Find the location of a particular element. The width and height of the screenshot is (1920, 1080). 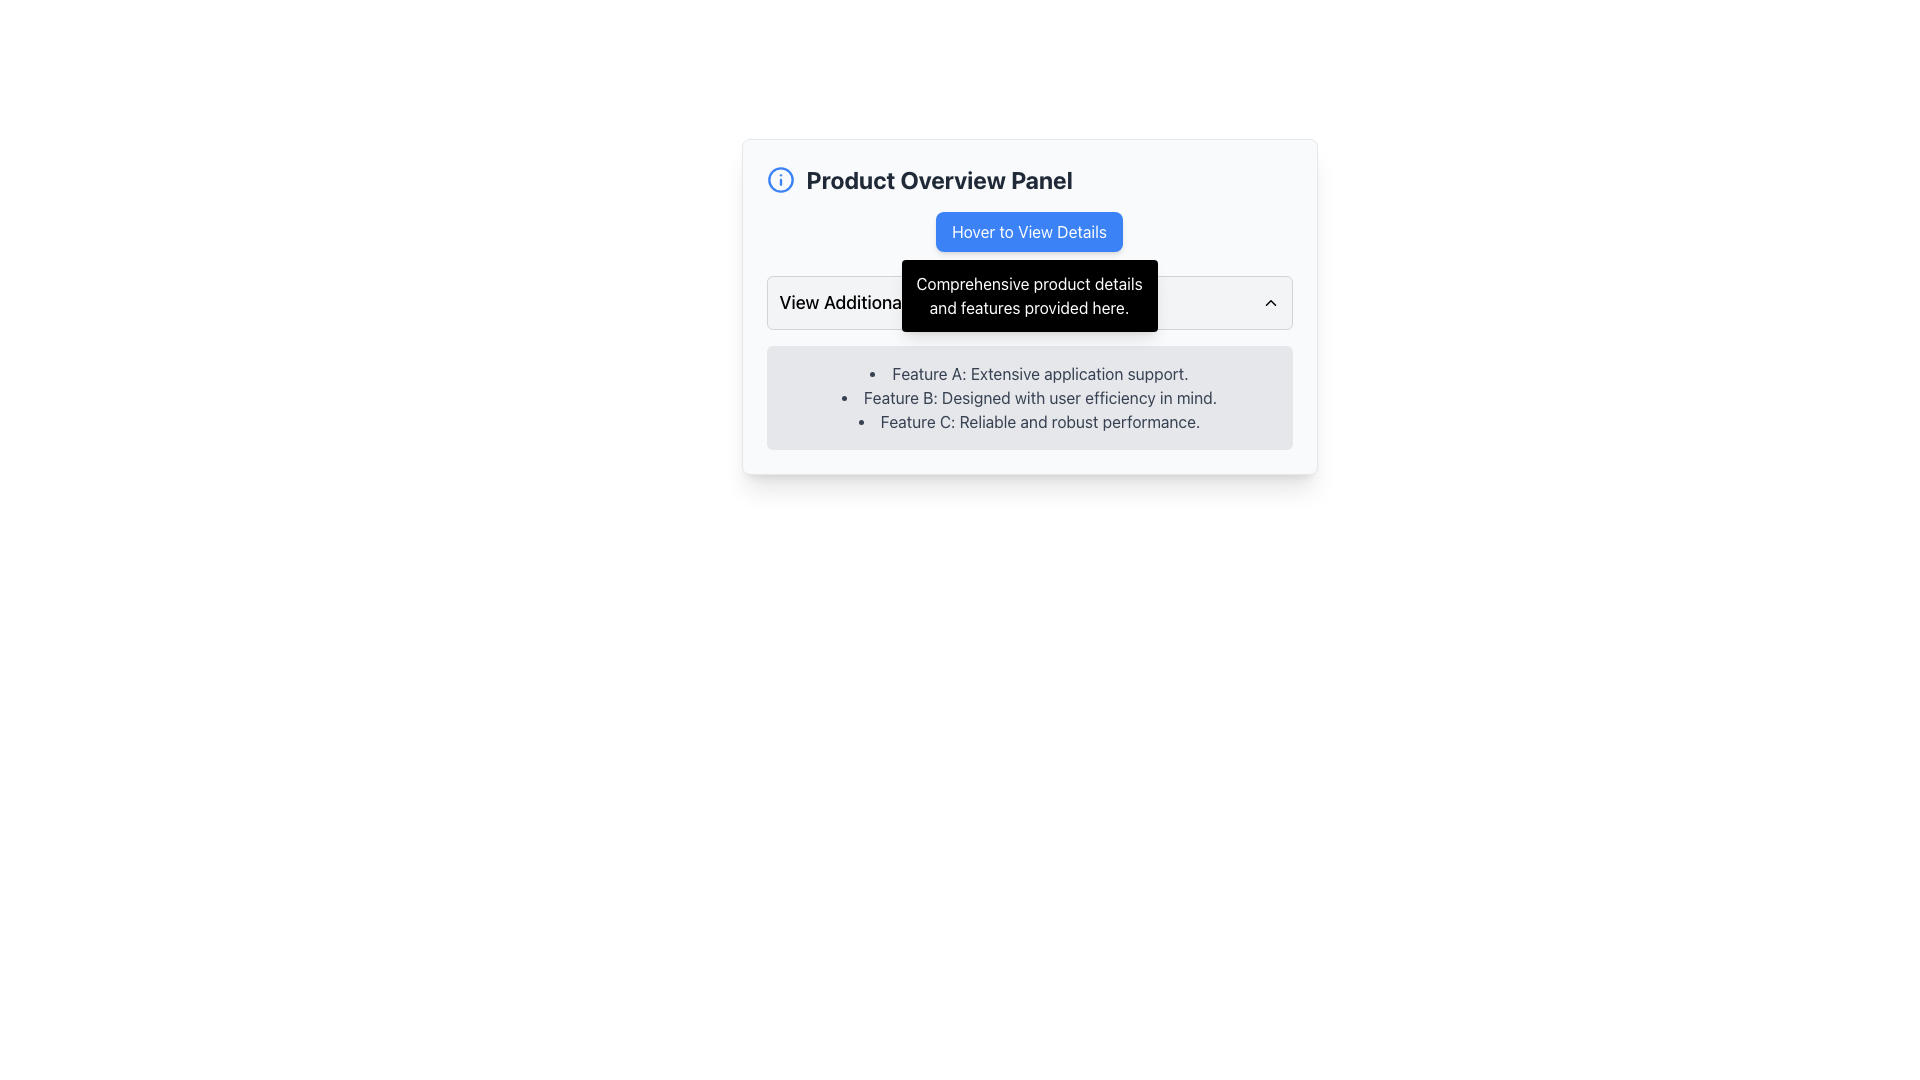

the chevron icon located on the far-right side of the 'View Additional Features' button is located at coordinates (1269, 303).